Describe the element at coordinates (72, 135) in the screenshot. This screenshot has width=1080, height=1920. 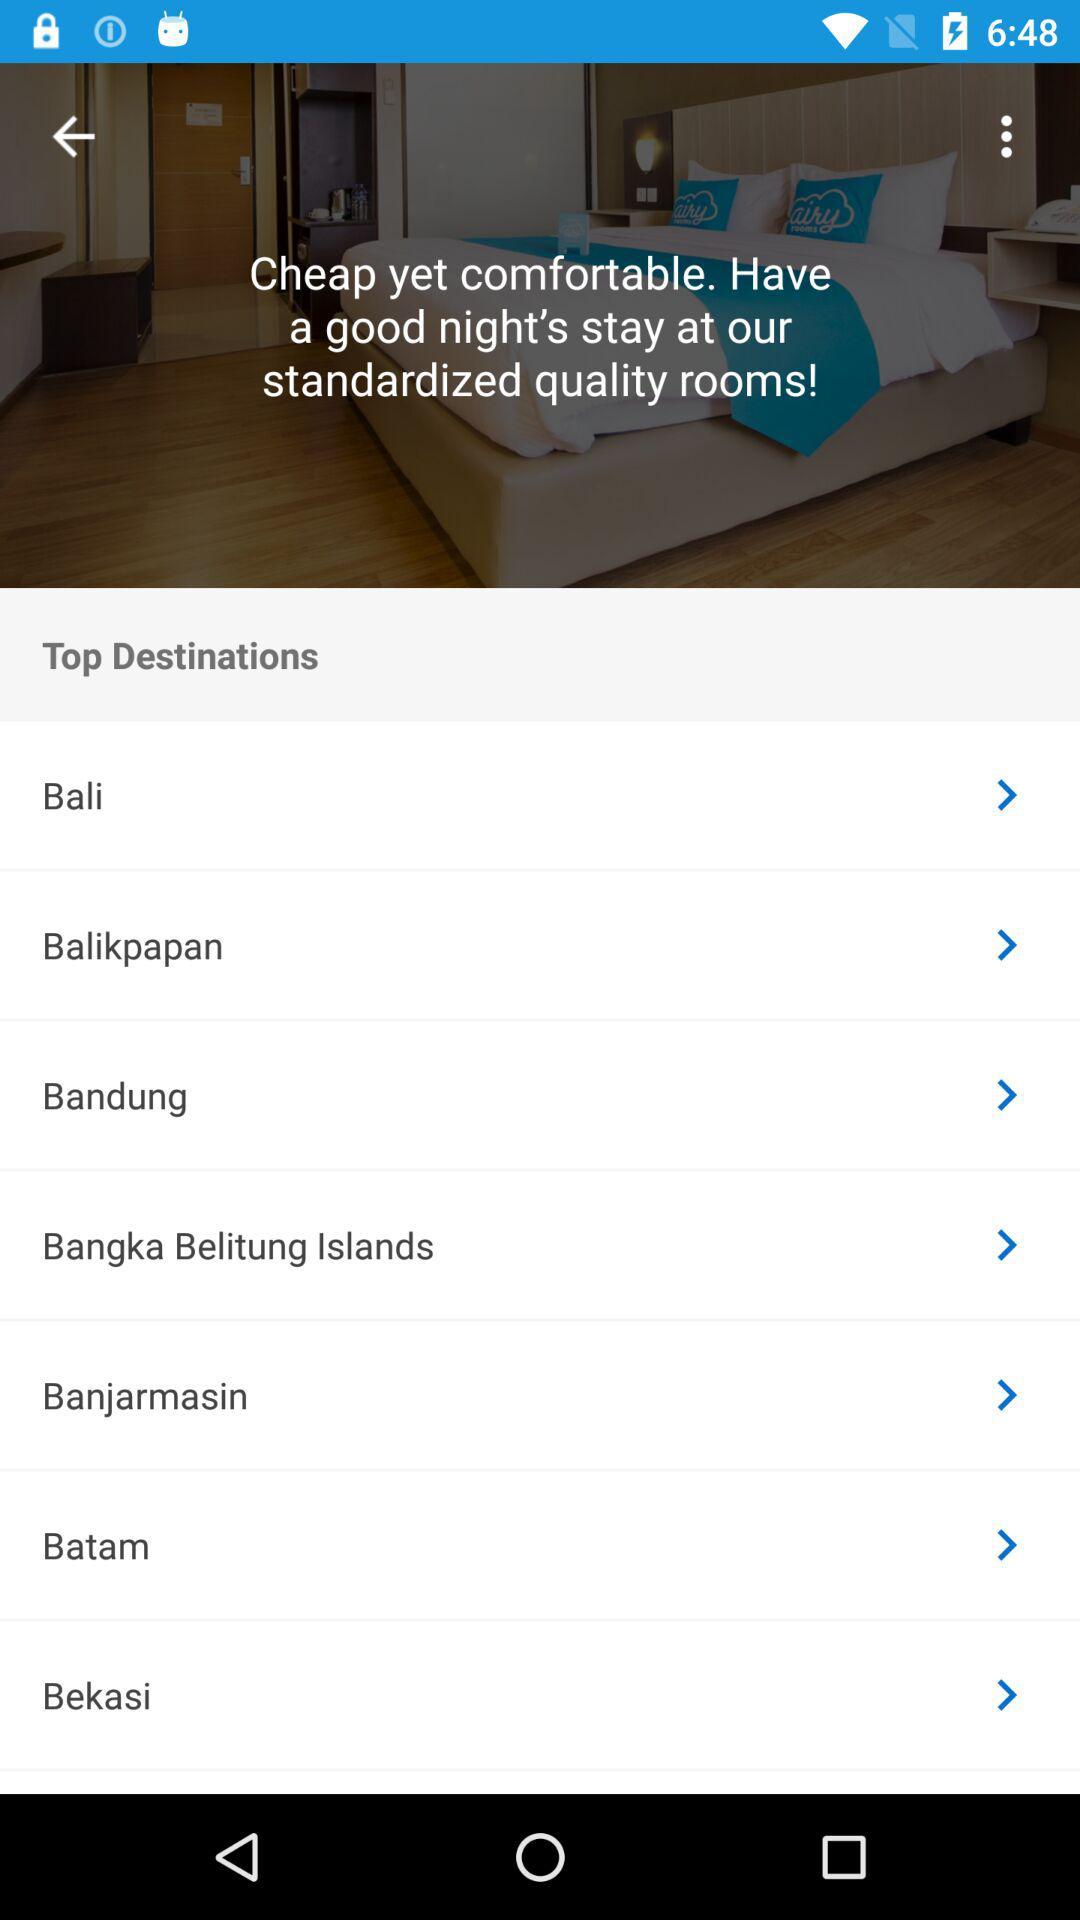
I see `the icon next to cheap yet comfortable icon` at that location.